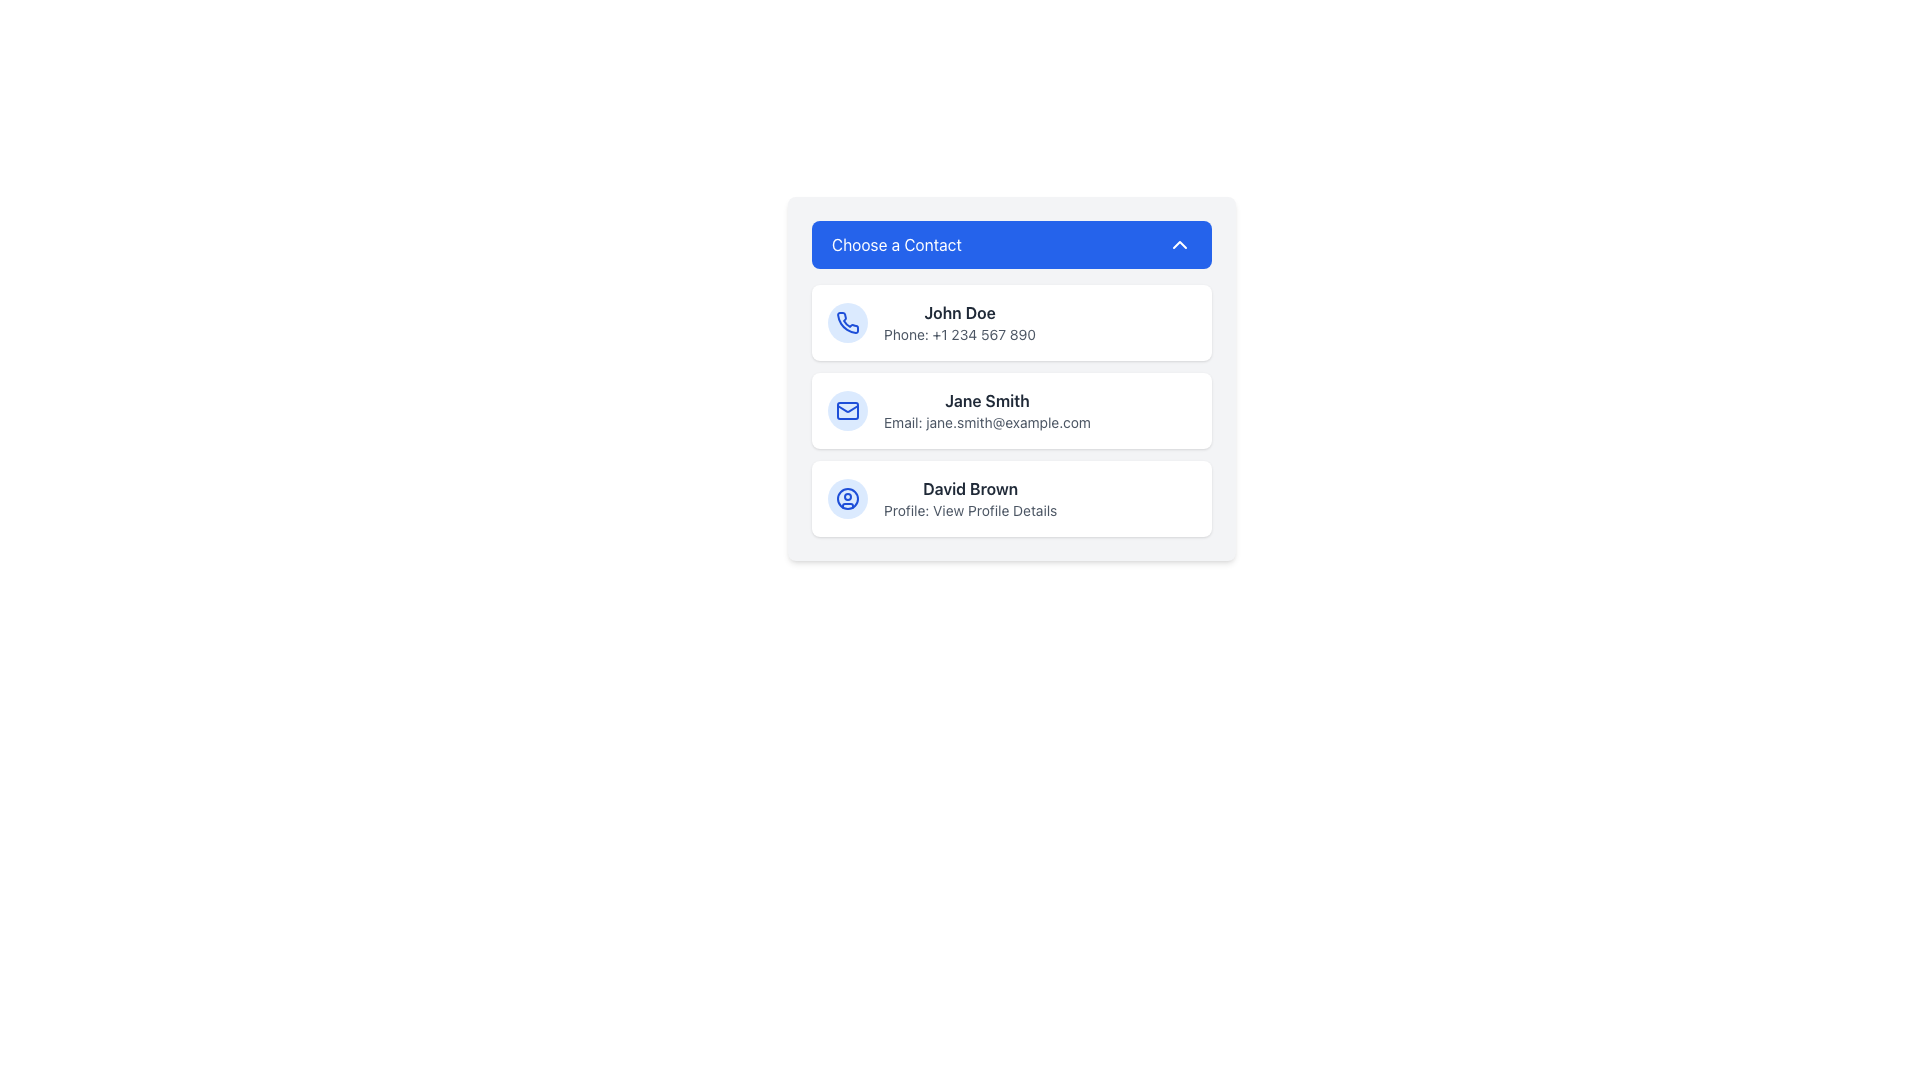 This screenshot has width=1920, height=1080. Describe the element at coordinates (848, 497) in the screenshot. I see `the user profile icon, which is a blue circular graphic with a white stylized representation of a person's head and shoulders, located within the third item of a centered card` at that location.